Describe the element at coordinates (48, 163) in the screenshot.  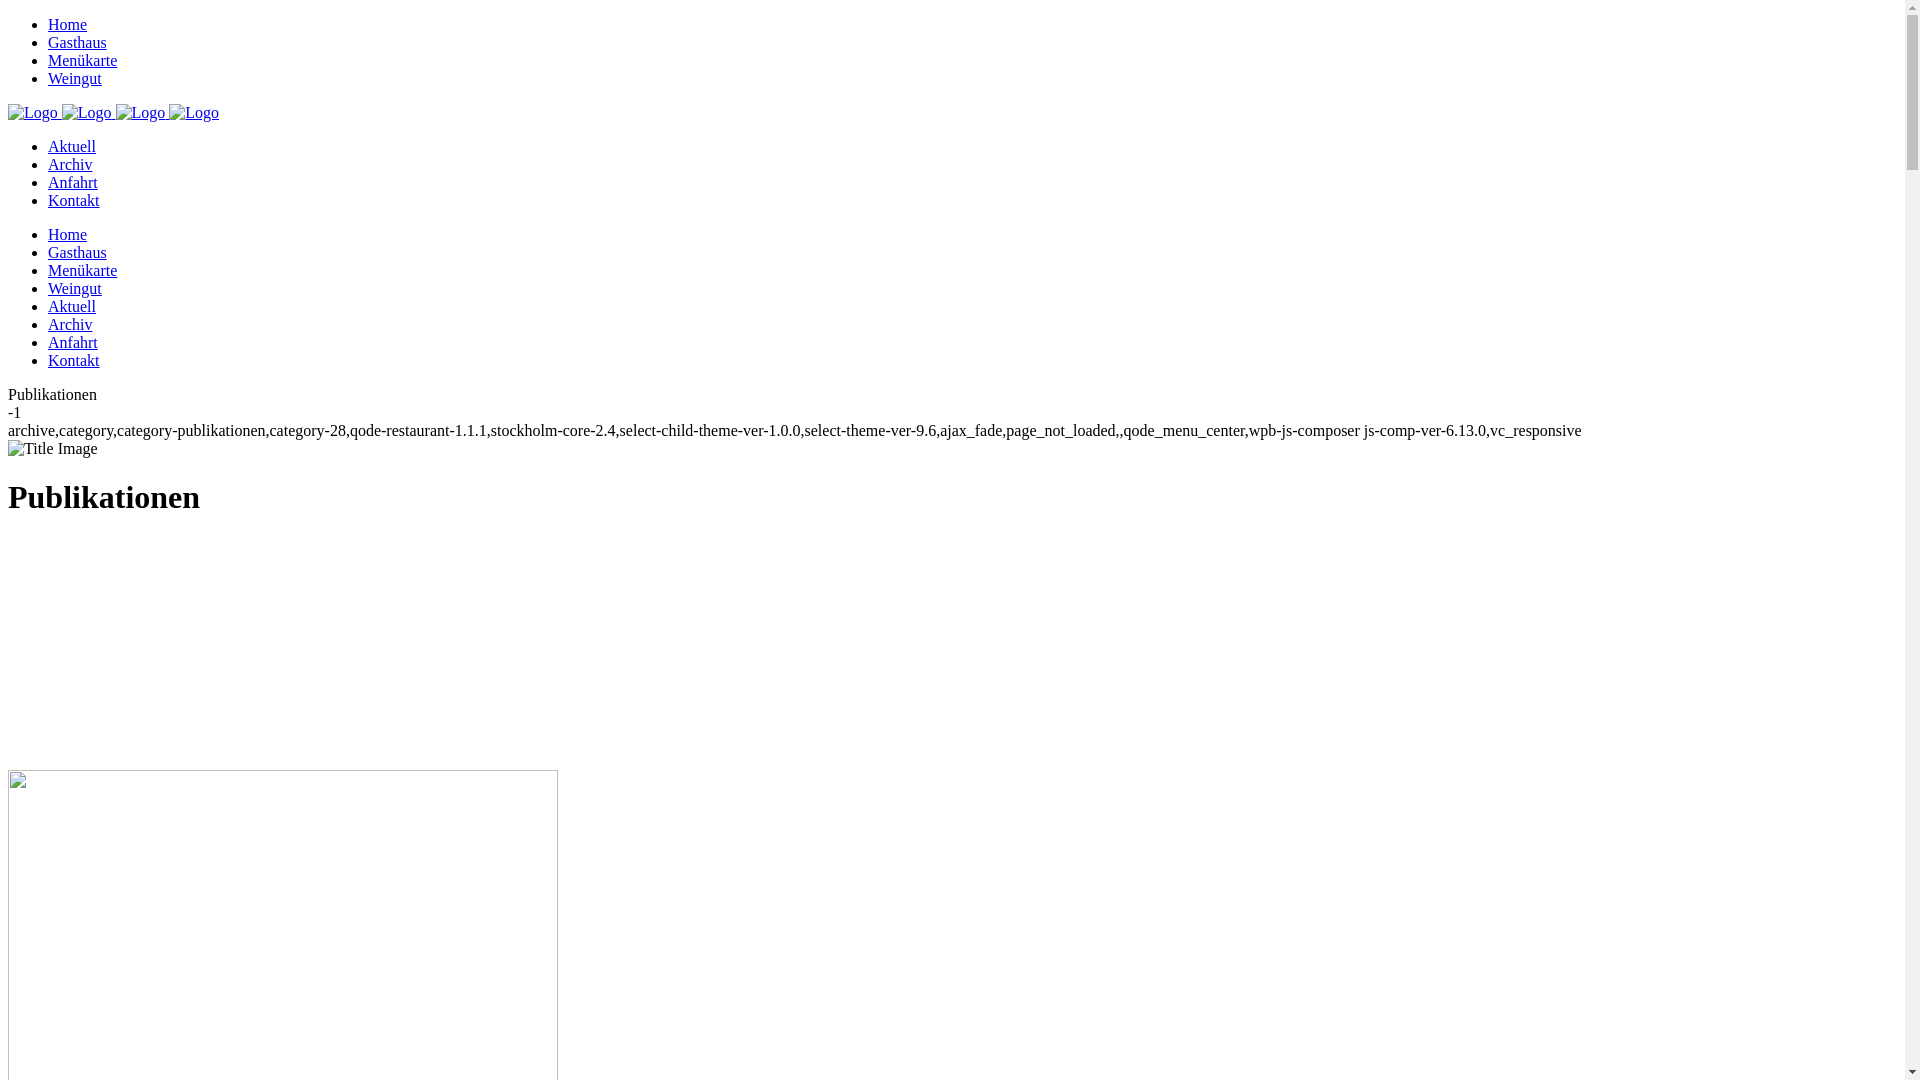
I see `'Archiv'` at that location.